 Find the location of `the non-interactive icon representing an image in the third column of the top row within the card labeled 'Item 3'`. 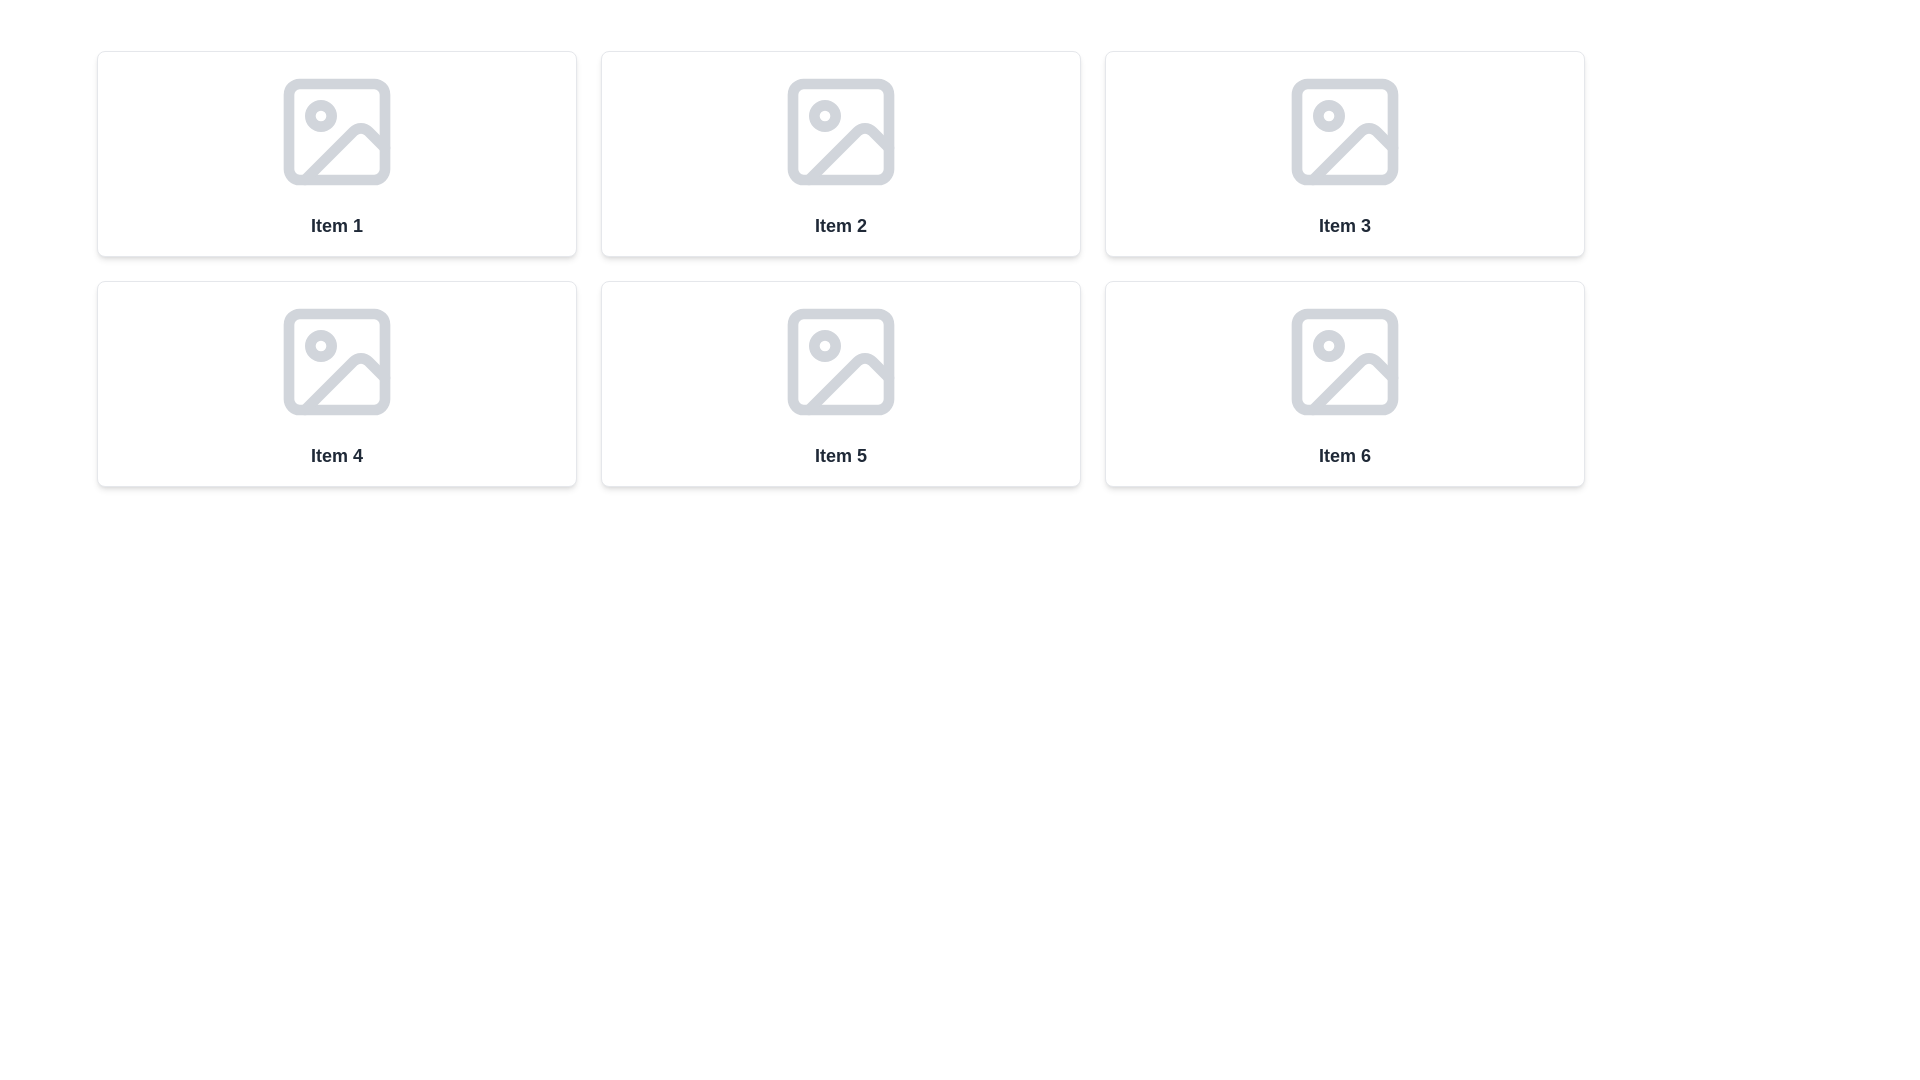

the non-interactive icon representing an image in the third column of the top row within the card labeled 'Item 3' is located at coordinates (1344, 131).